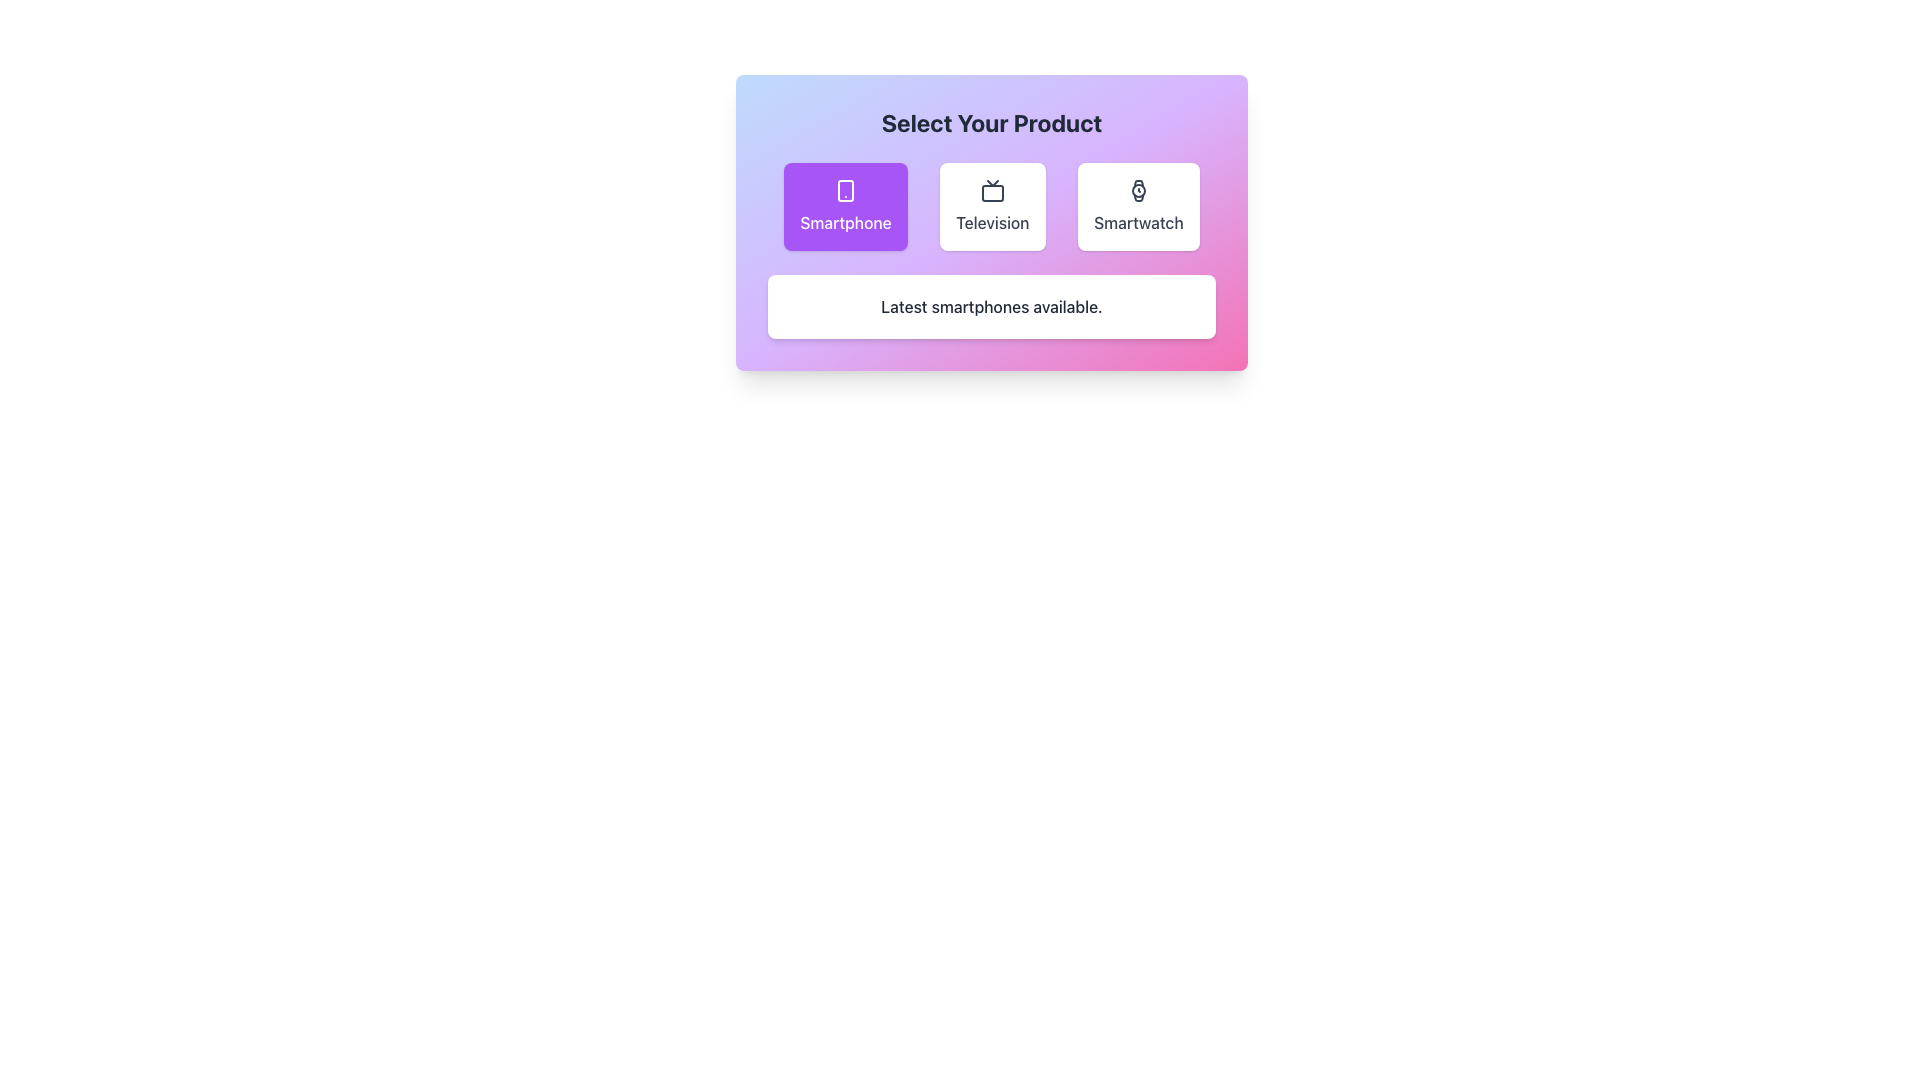 The width and height of the screenshot is (1920, 1080). I want to click on the minimalist smartwatch icon located within the third card of the 'Select Your Product' panel, so click(1138, 191).